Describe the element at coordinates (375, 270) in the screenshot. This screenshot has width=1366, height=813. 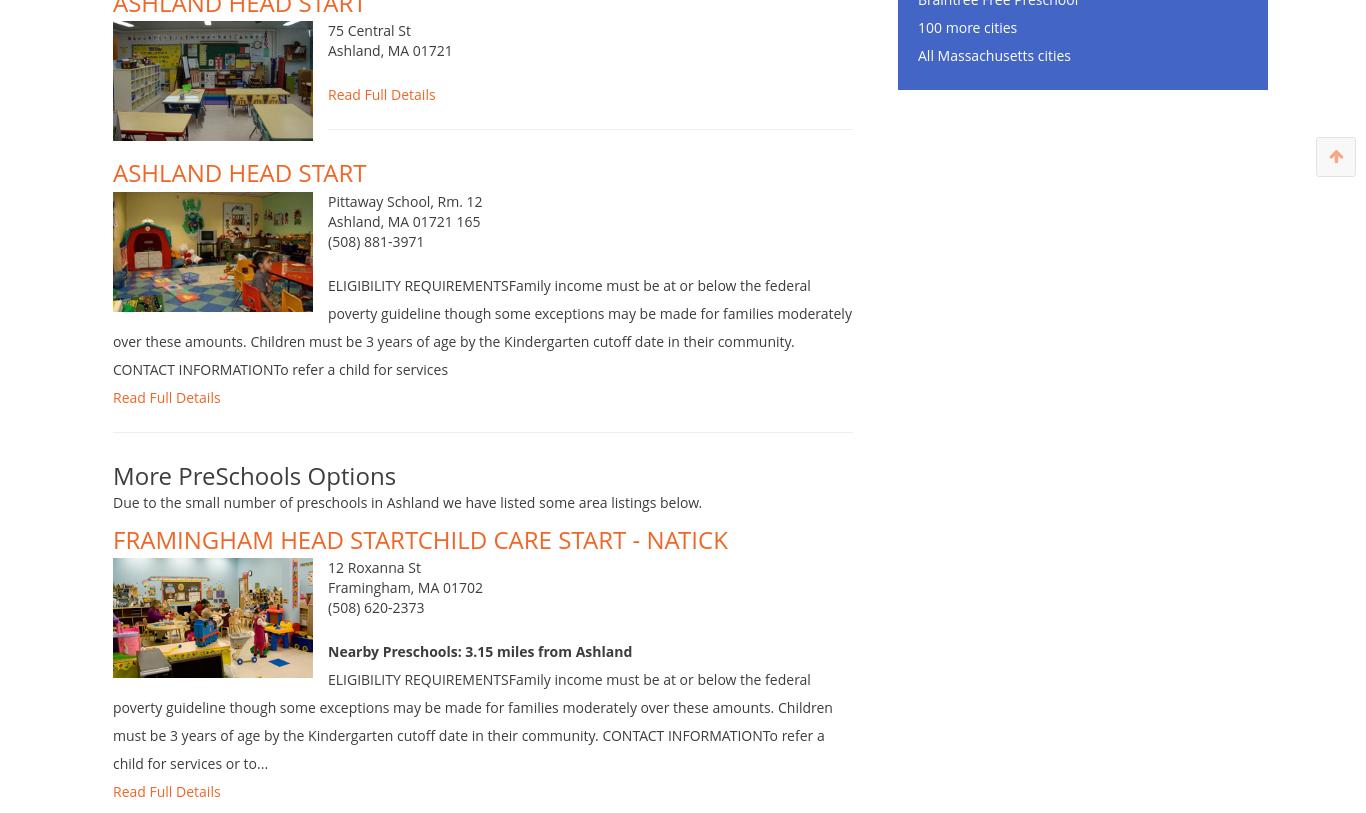
I see `'(508) 881-3971'` at that location.